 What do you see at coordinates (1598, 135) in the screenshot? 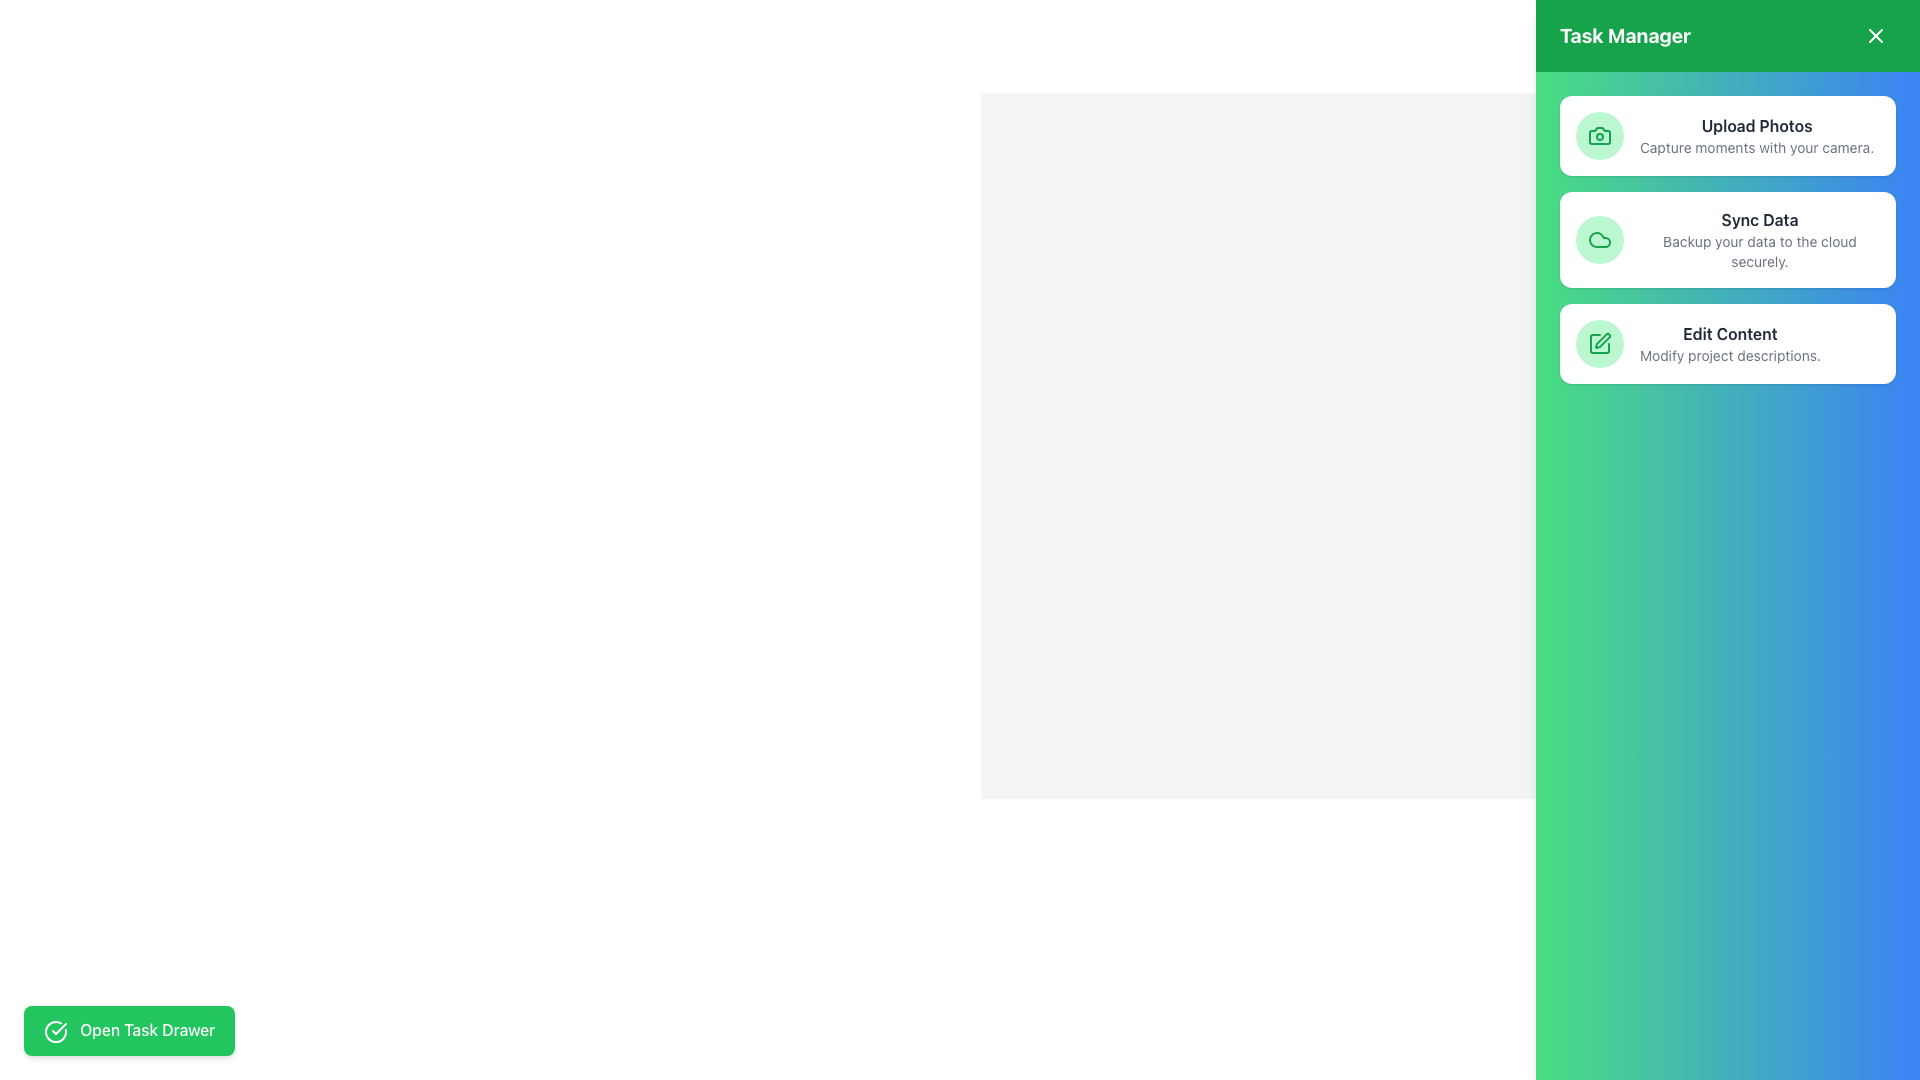
I see `the 'Upload Photos' option in the Task Manager panel` at bounding box center [1598, 135].